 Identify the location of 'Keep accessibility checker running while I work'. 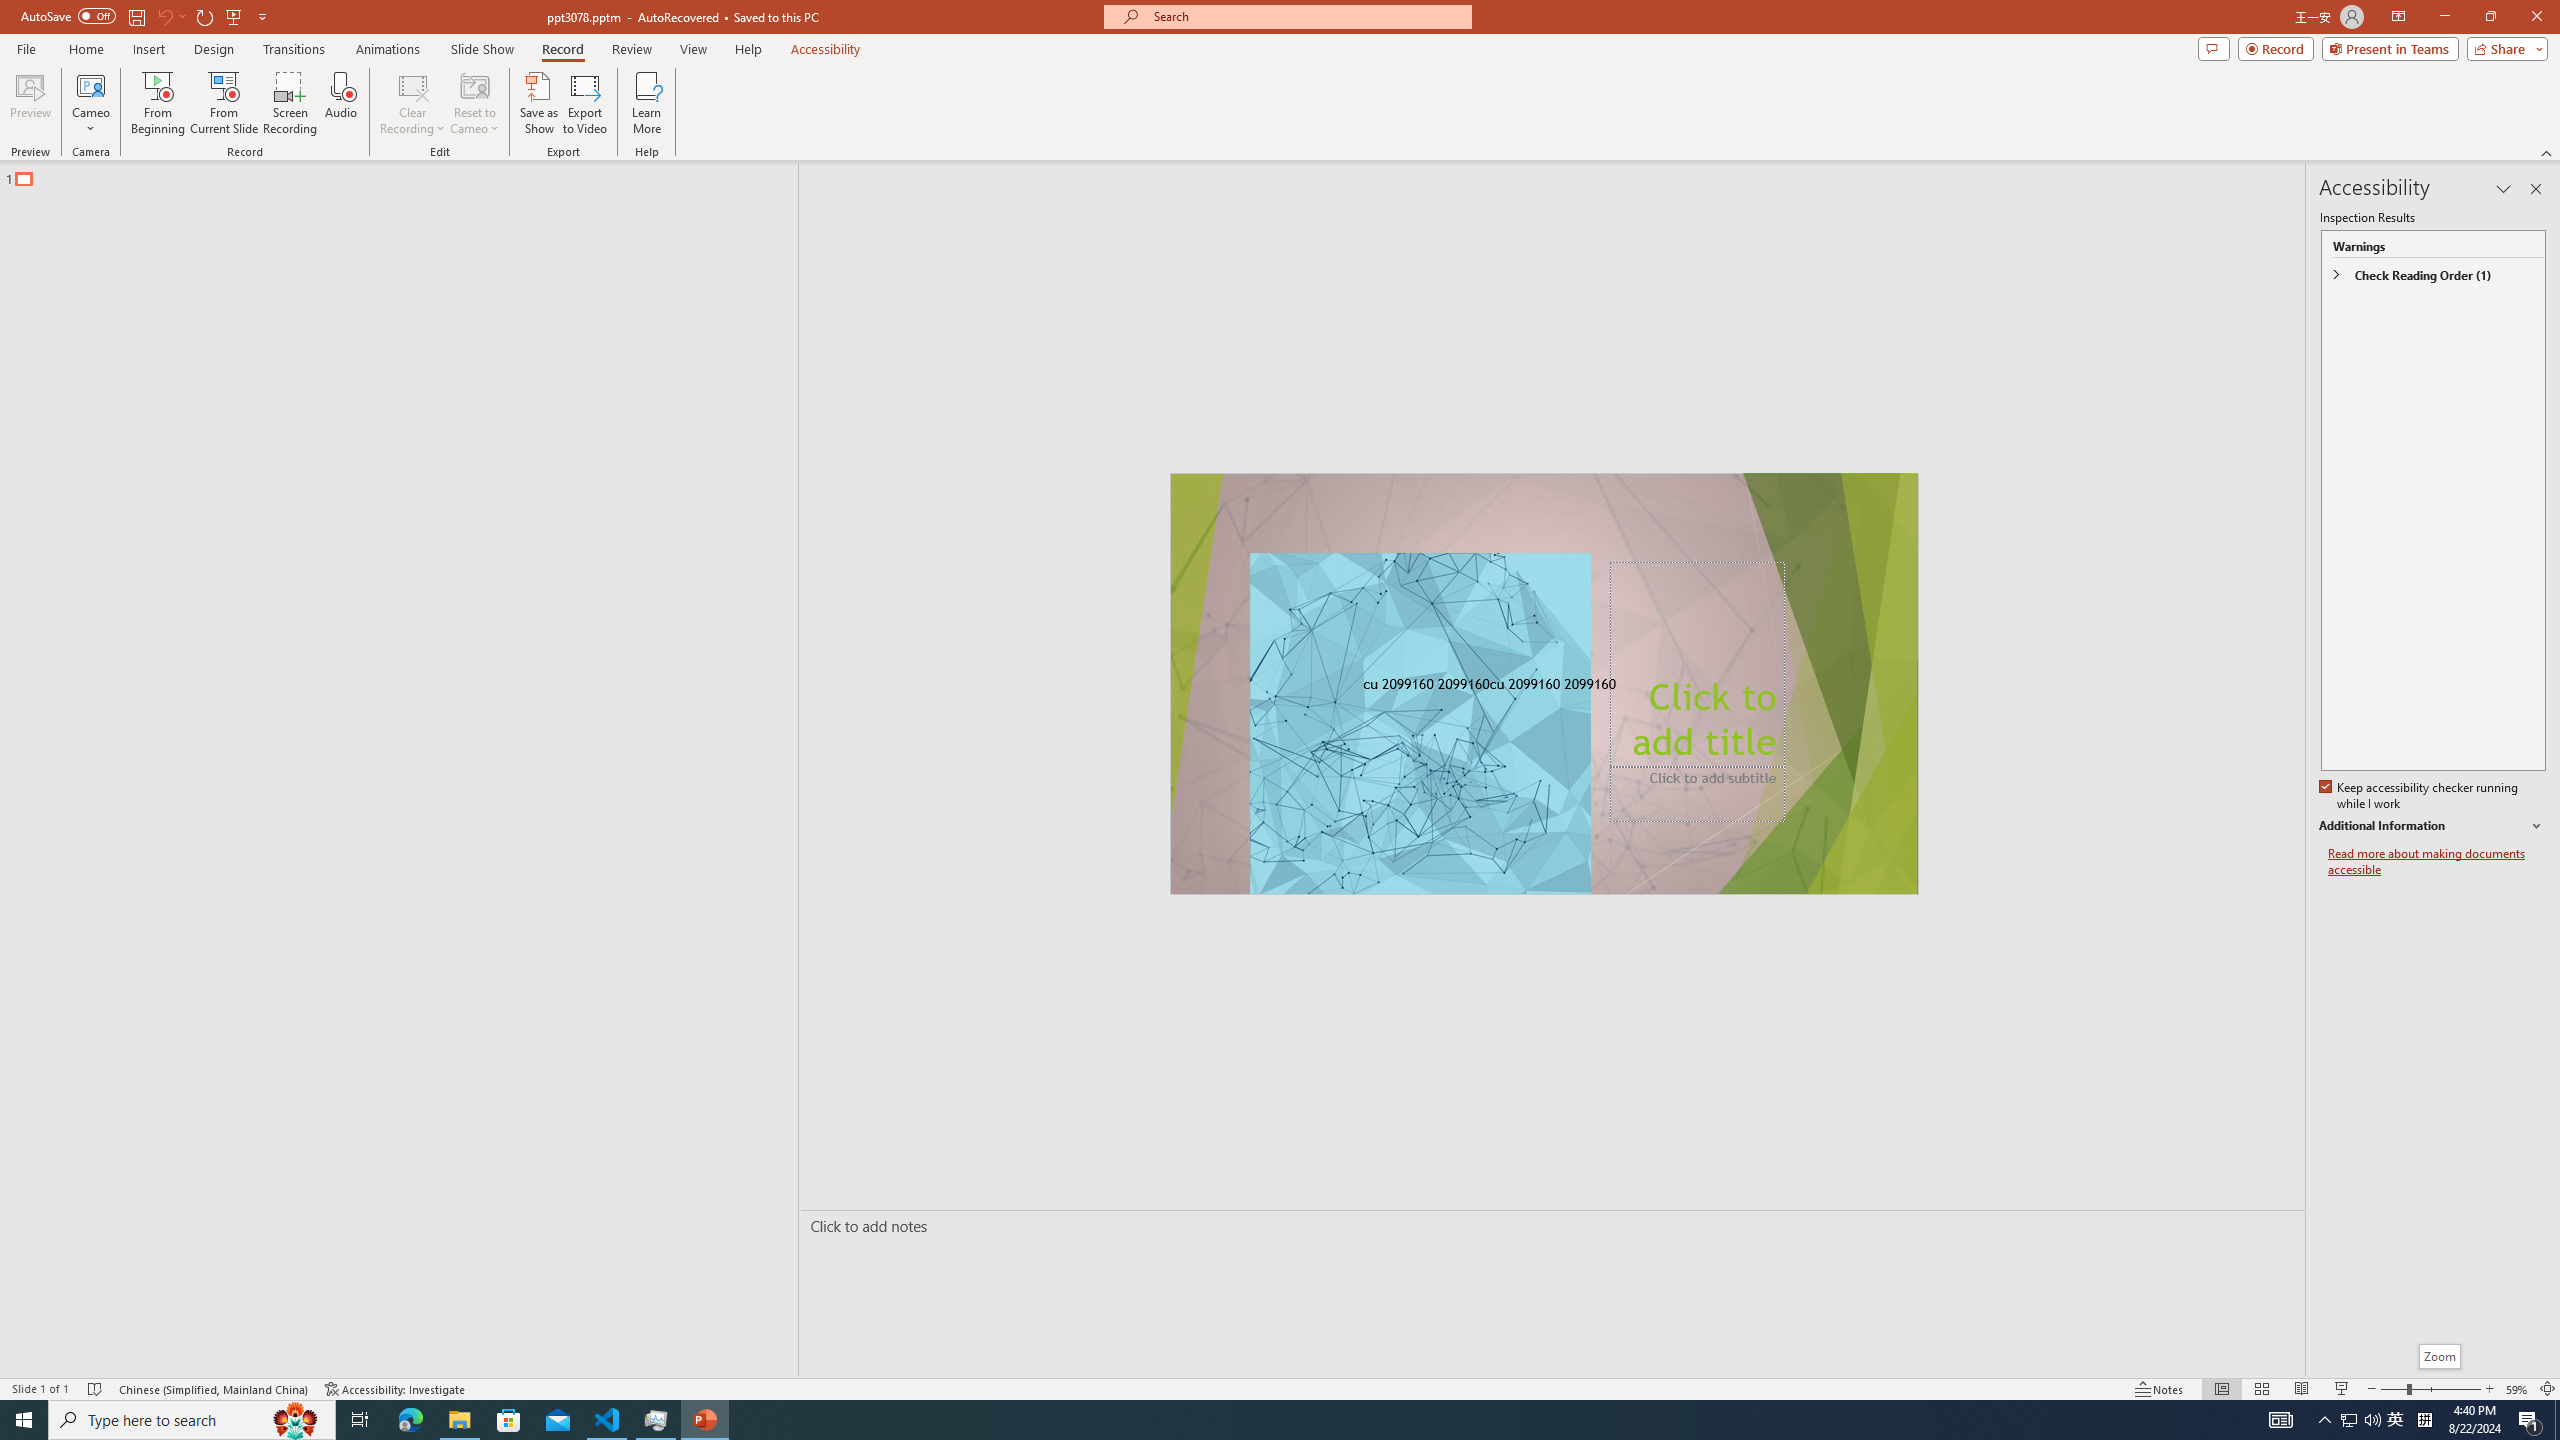
(2420, 796).